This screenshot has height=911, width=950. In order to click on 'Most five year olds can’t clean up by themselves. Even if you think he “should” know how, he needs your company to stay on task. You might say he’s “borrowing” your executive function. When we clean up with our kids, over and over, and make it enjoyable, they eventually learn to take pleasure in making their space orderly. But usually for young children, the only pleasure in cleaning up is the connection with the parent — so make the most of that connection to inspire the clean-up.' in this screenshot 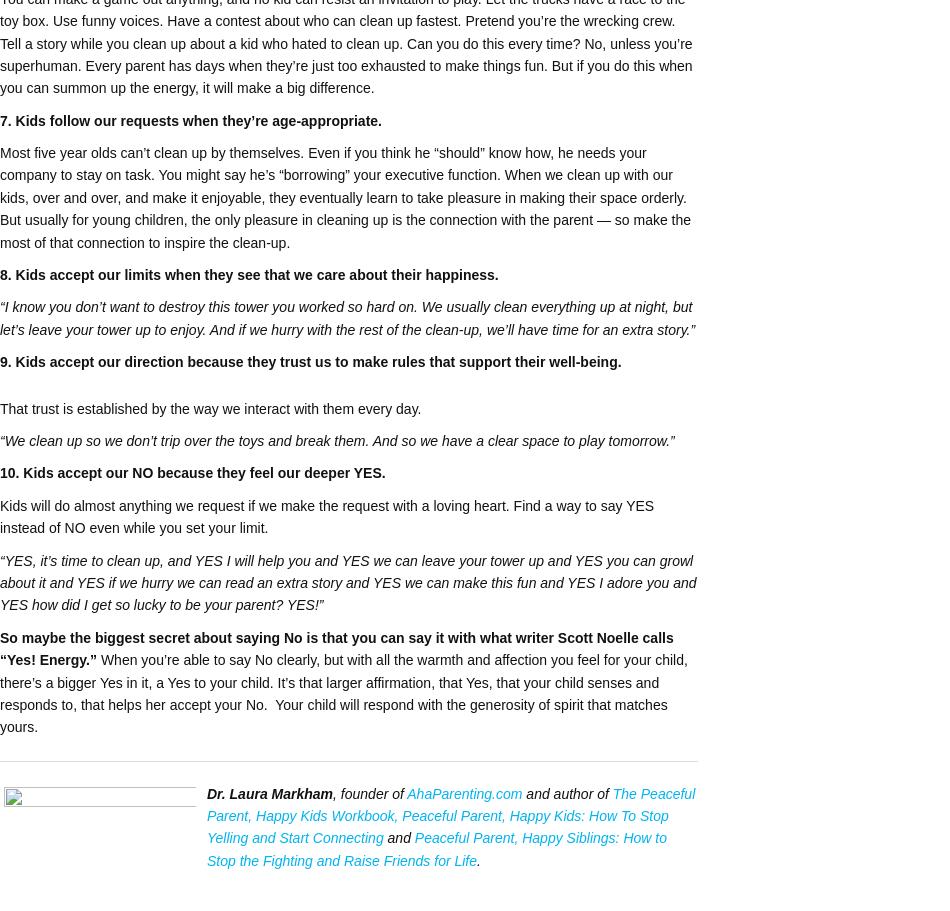, I will do `click(344, 196)`.